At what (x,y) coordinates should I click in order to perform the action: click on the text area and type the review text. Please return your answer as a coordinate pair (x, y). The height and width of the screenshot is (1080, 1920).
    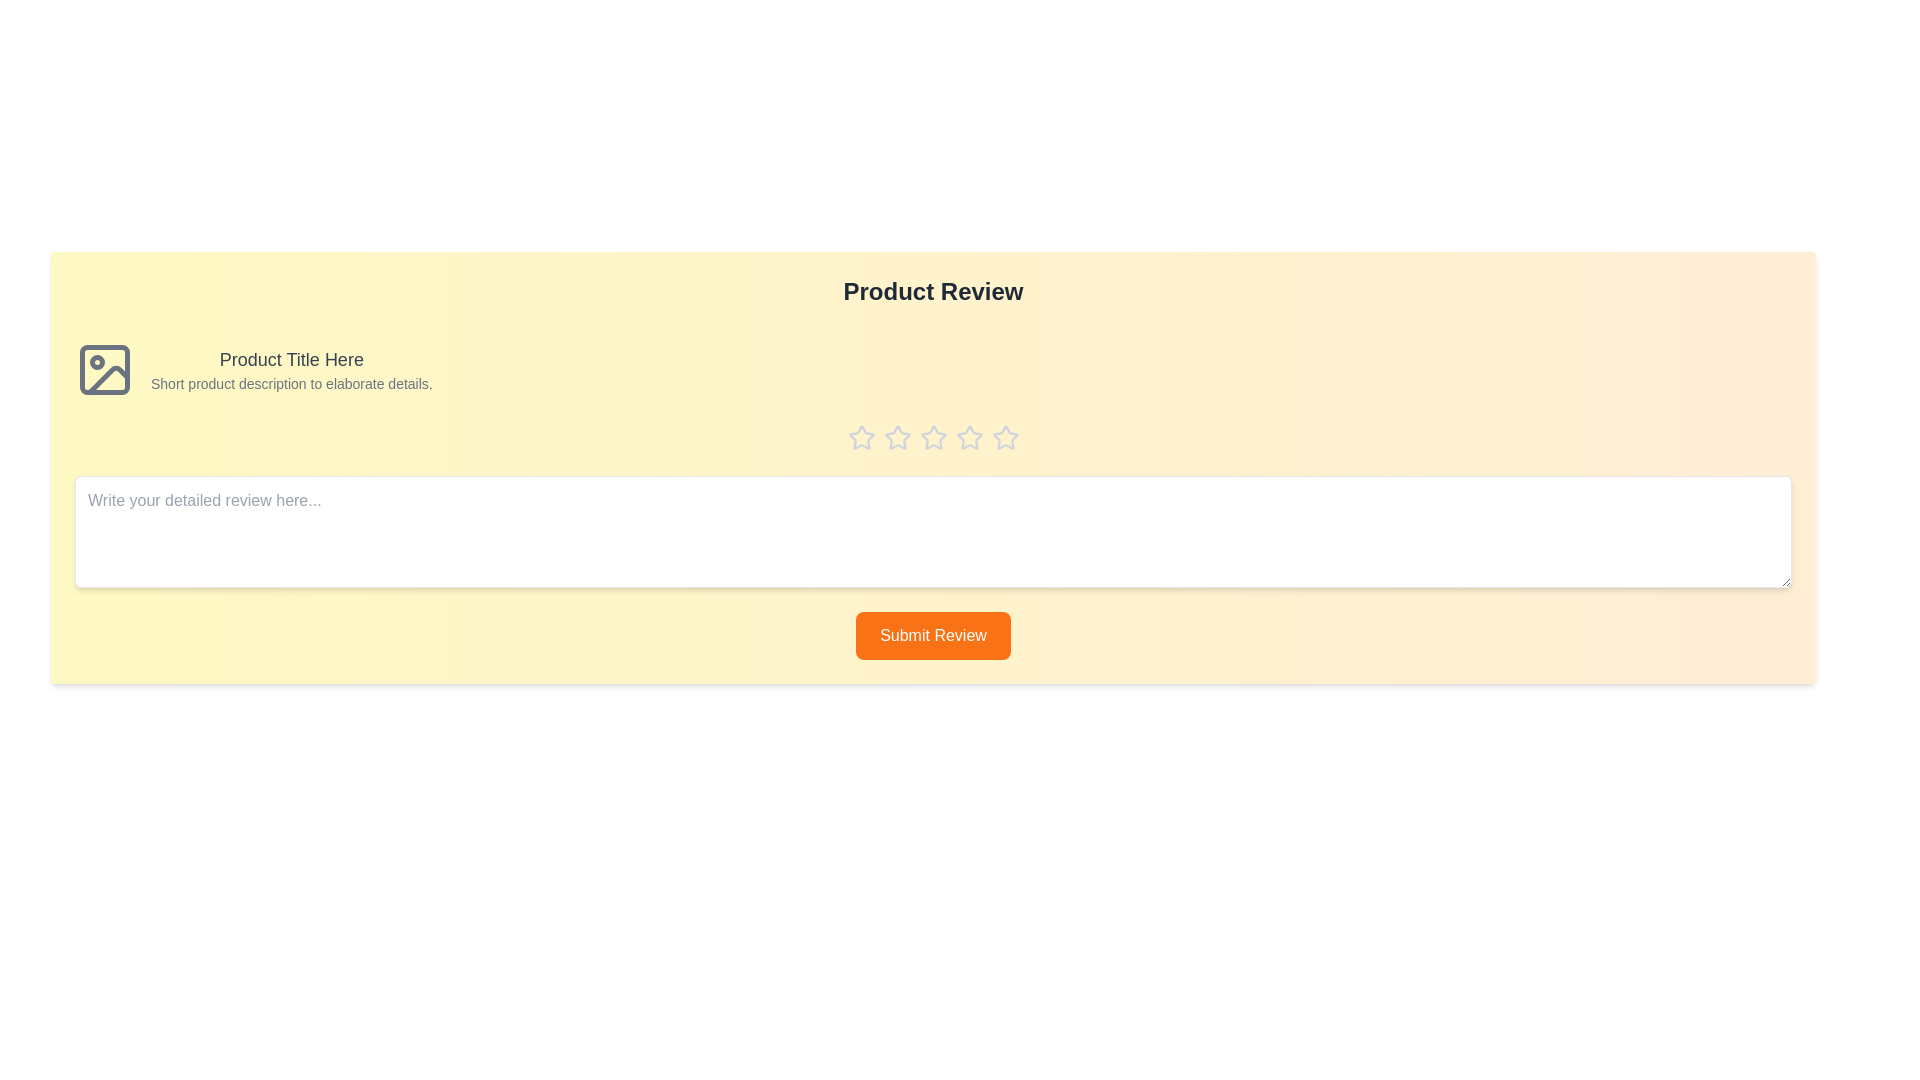
    Looking at the image, I should click on (932, 531).